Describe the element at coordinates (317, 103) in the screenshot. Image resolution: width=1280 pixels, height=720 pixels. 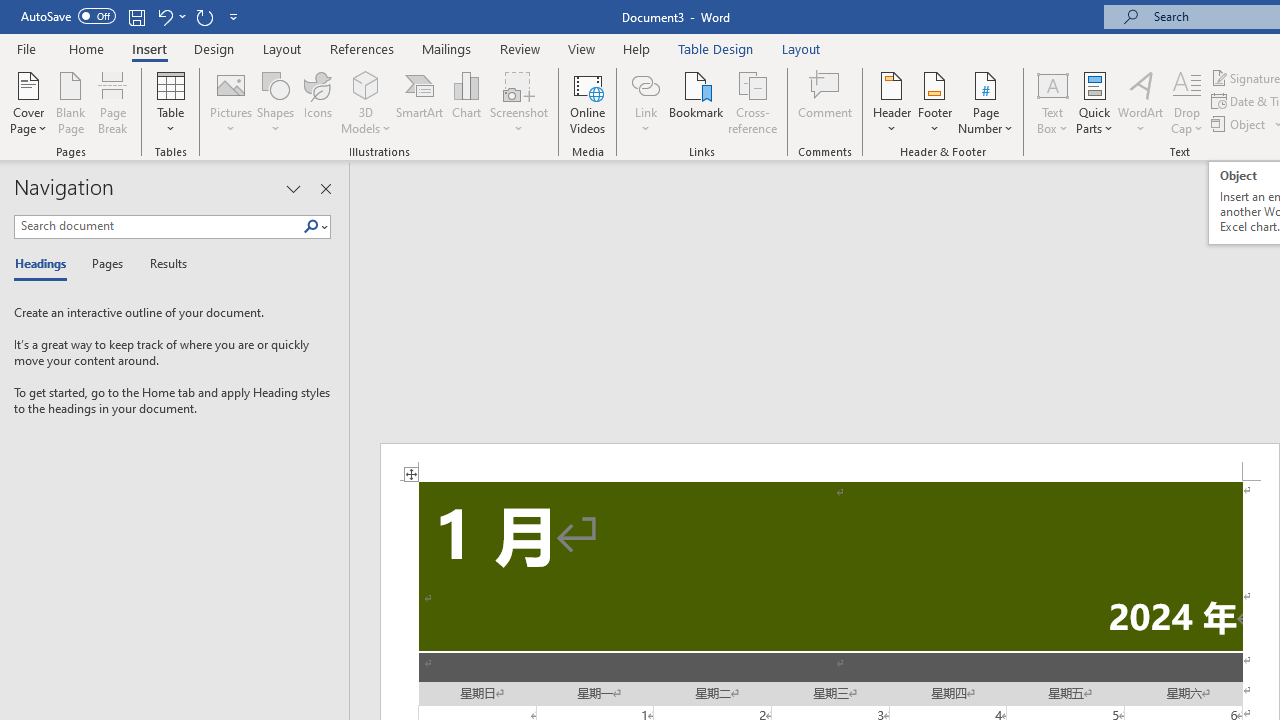
I see `'Icons'` at that location.